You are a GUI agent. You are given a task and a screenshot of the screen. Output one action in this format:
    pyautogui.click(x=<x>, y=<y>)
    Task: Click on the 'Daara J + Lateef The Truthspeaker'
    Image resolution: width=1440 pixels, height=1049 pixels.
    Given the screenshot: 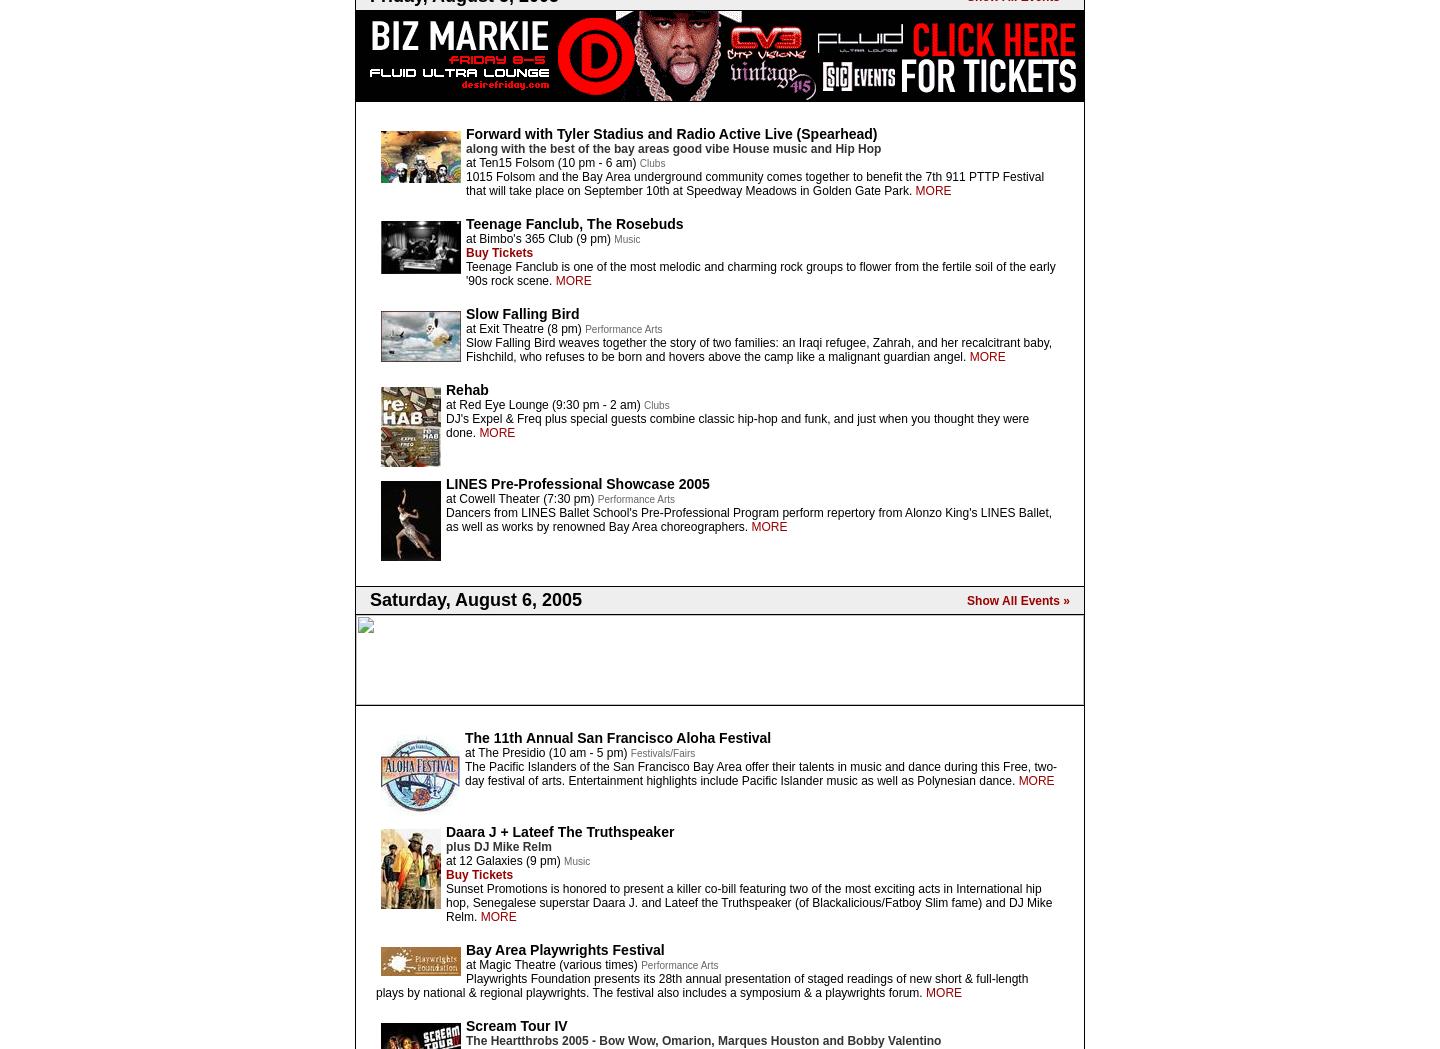 What is the action you would take?
    pyautogui.click(x=560, y=830)
    